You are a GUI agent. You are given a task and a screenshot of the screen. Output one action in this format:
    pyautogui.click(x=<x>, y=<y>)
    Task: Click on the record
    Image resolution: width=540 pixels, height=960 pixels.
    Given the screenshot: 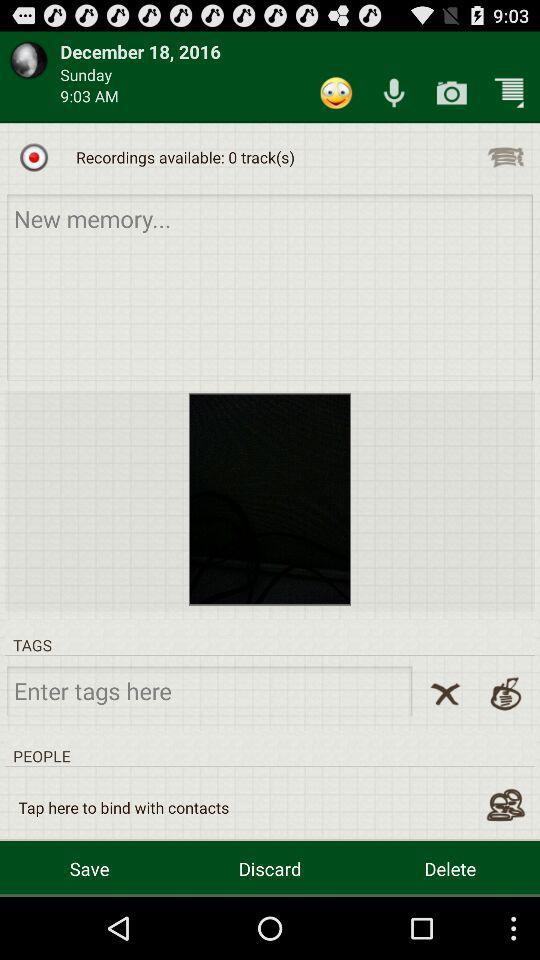 What is the action you would take?
    pyautogui.click(x=33, y=156)
    